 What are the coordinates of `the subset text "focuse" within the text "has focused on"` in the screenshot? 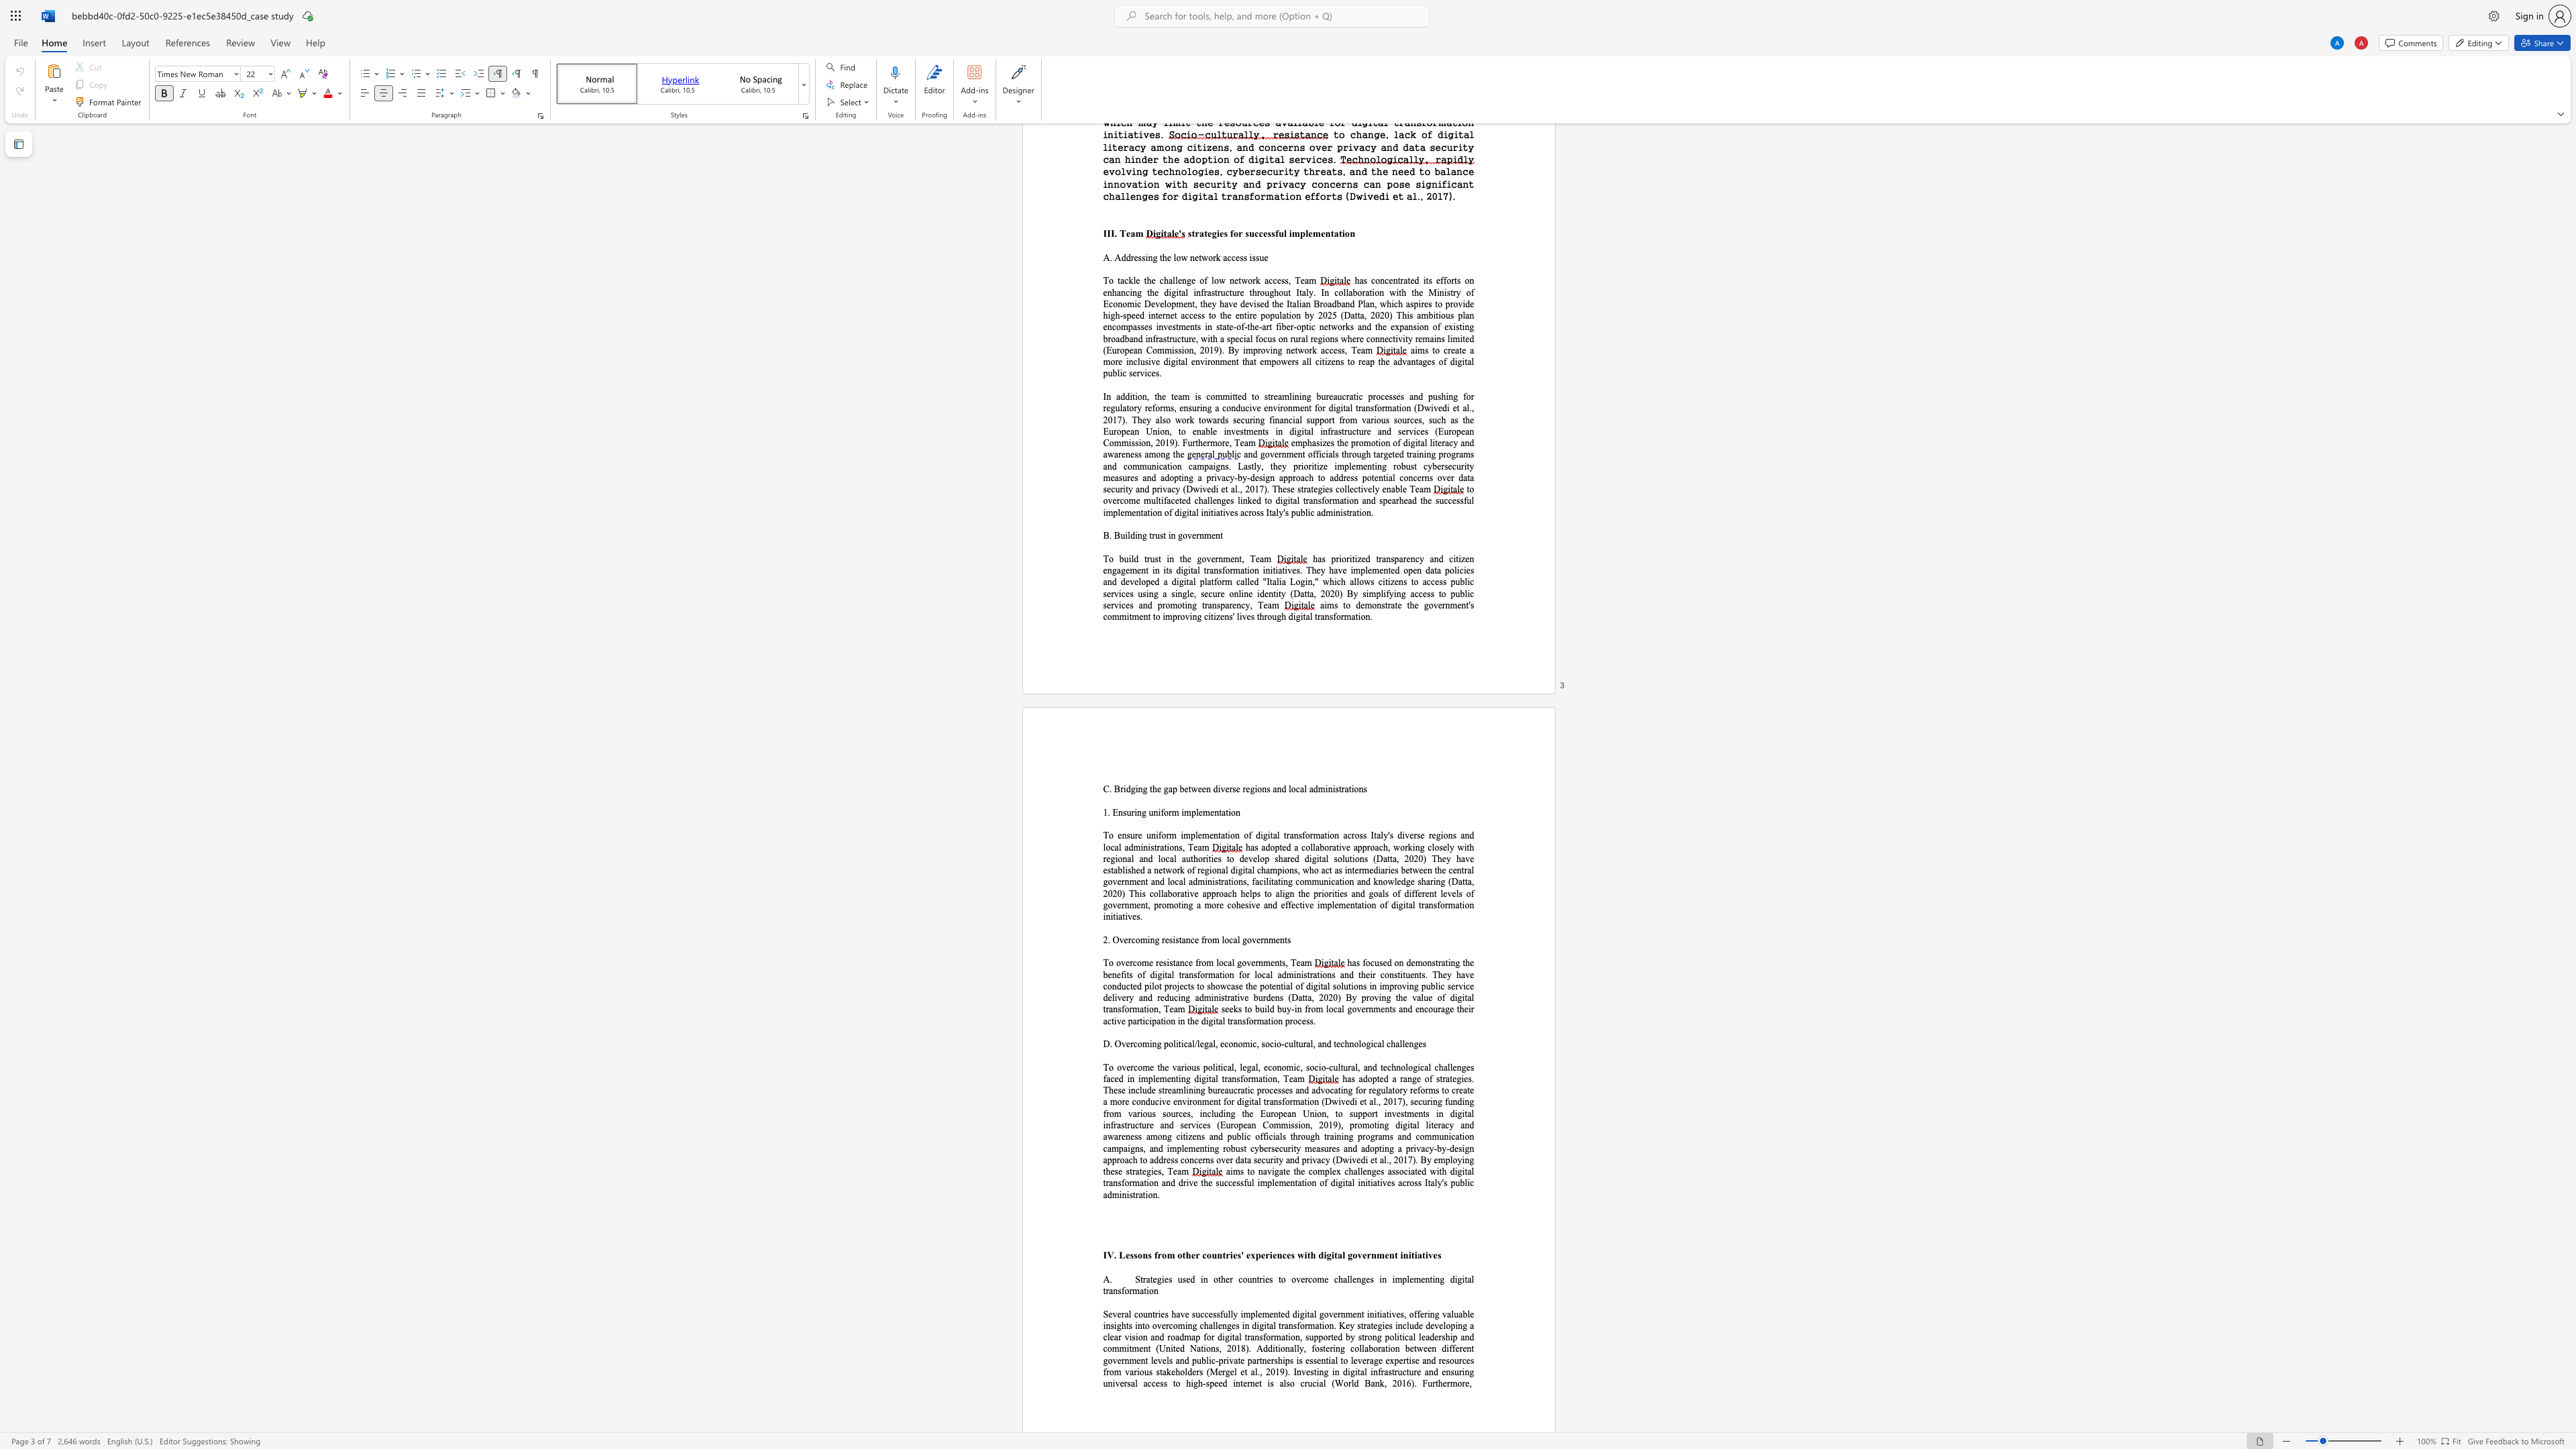 It's located at (1361, 961).